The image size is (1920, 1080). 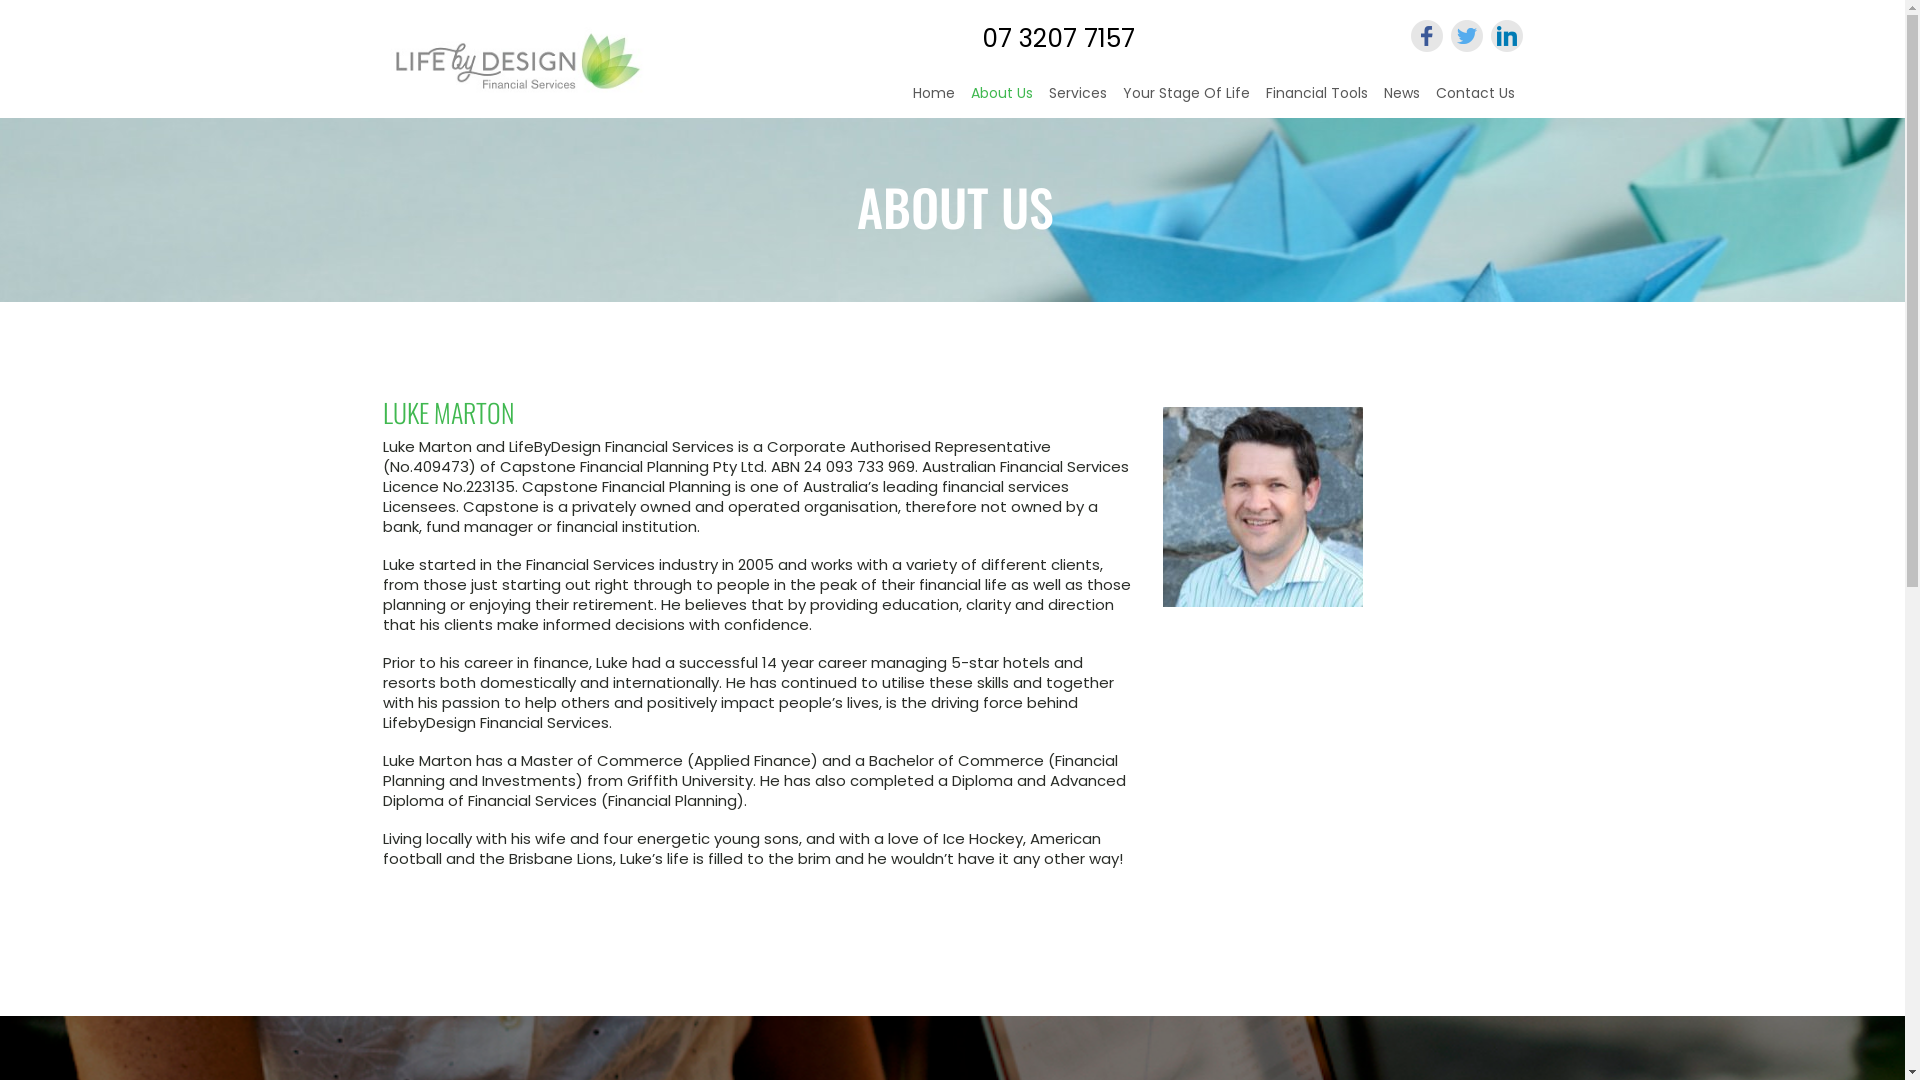 I want to click on 'Contact Us', so click(x=1475, y=88).